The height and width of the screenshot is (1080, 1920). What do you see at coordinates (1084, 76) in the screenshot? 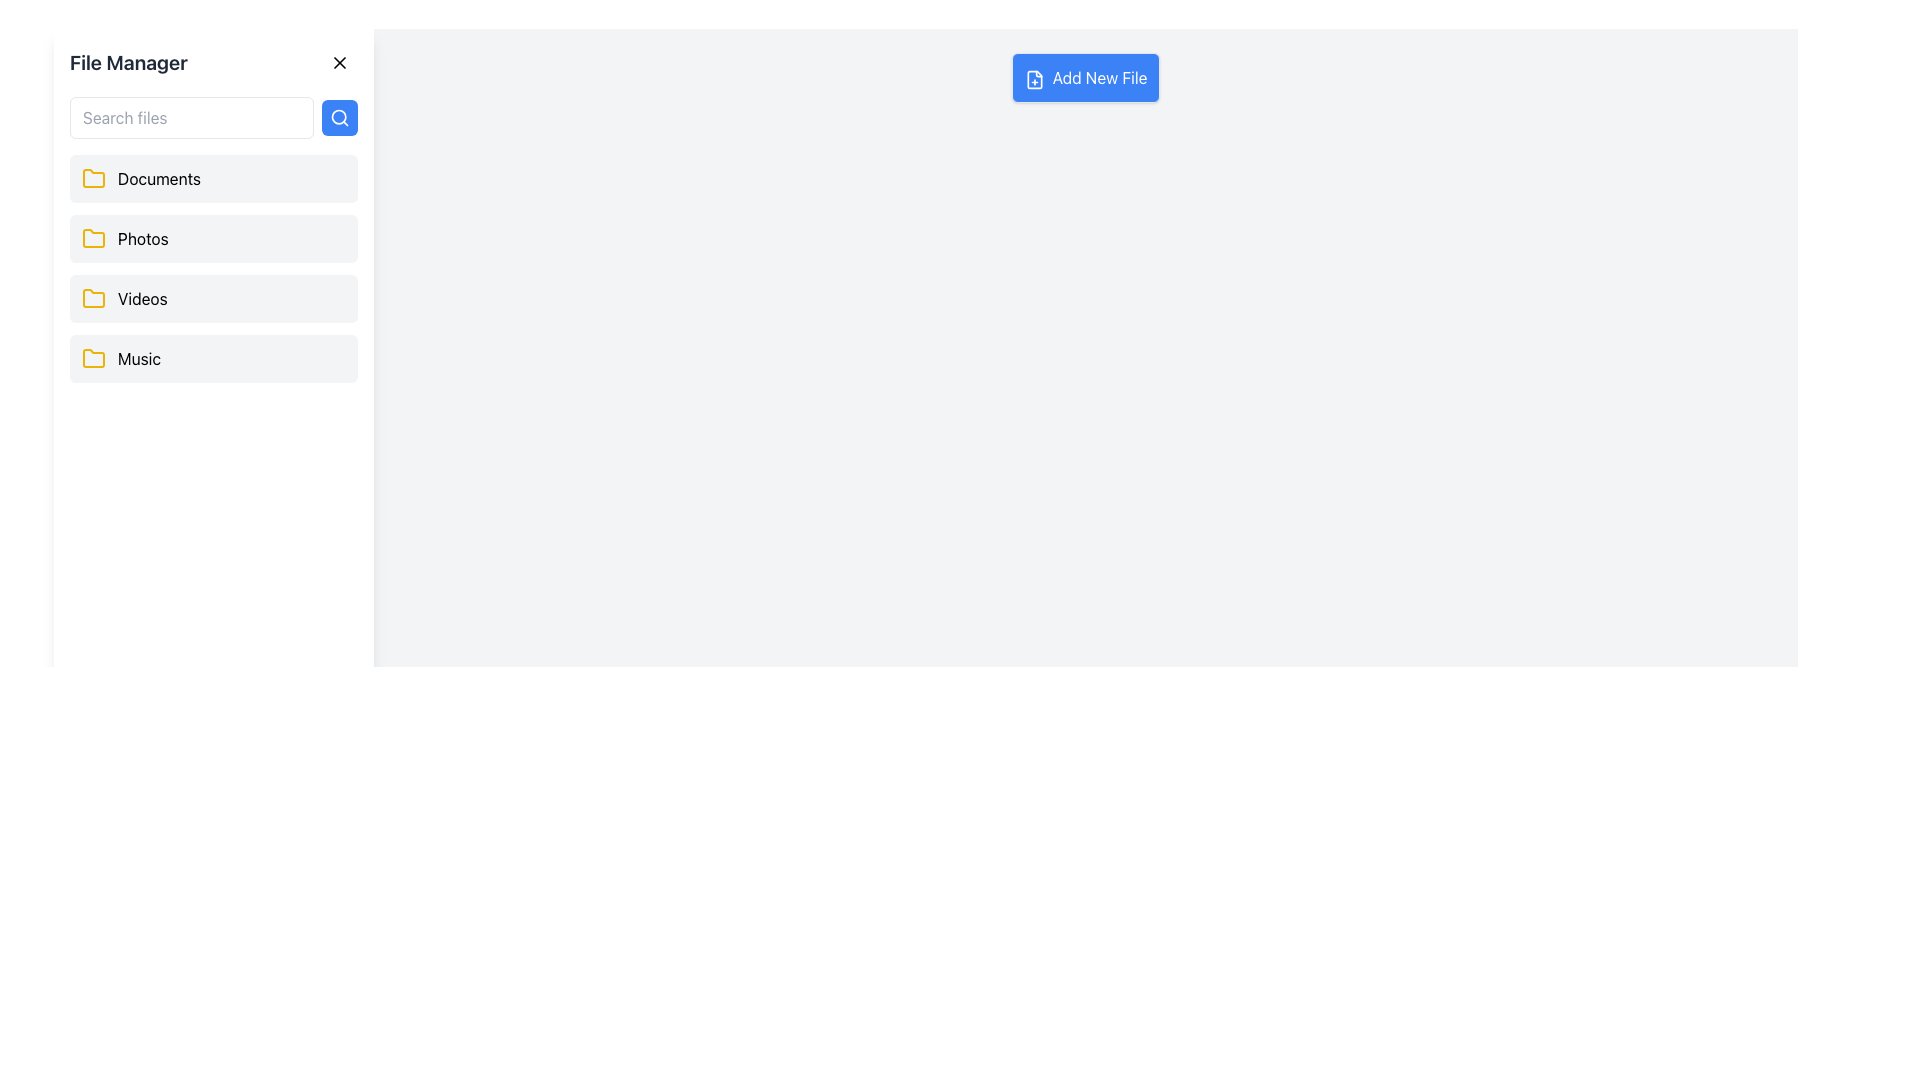
I see `the button located in the middle-top area of the main content section to observe a visual change (highlight or color change)` at bounding box center [1084, 76].